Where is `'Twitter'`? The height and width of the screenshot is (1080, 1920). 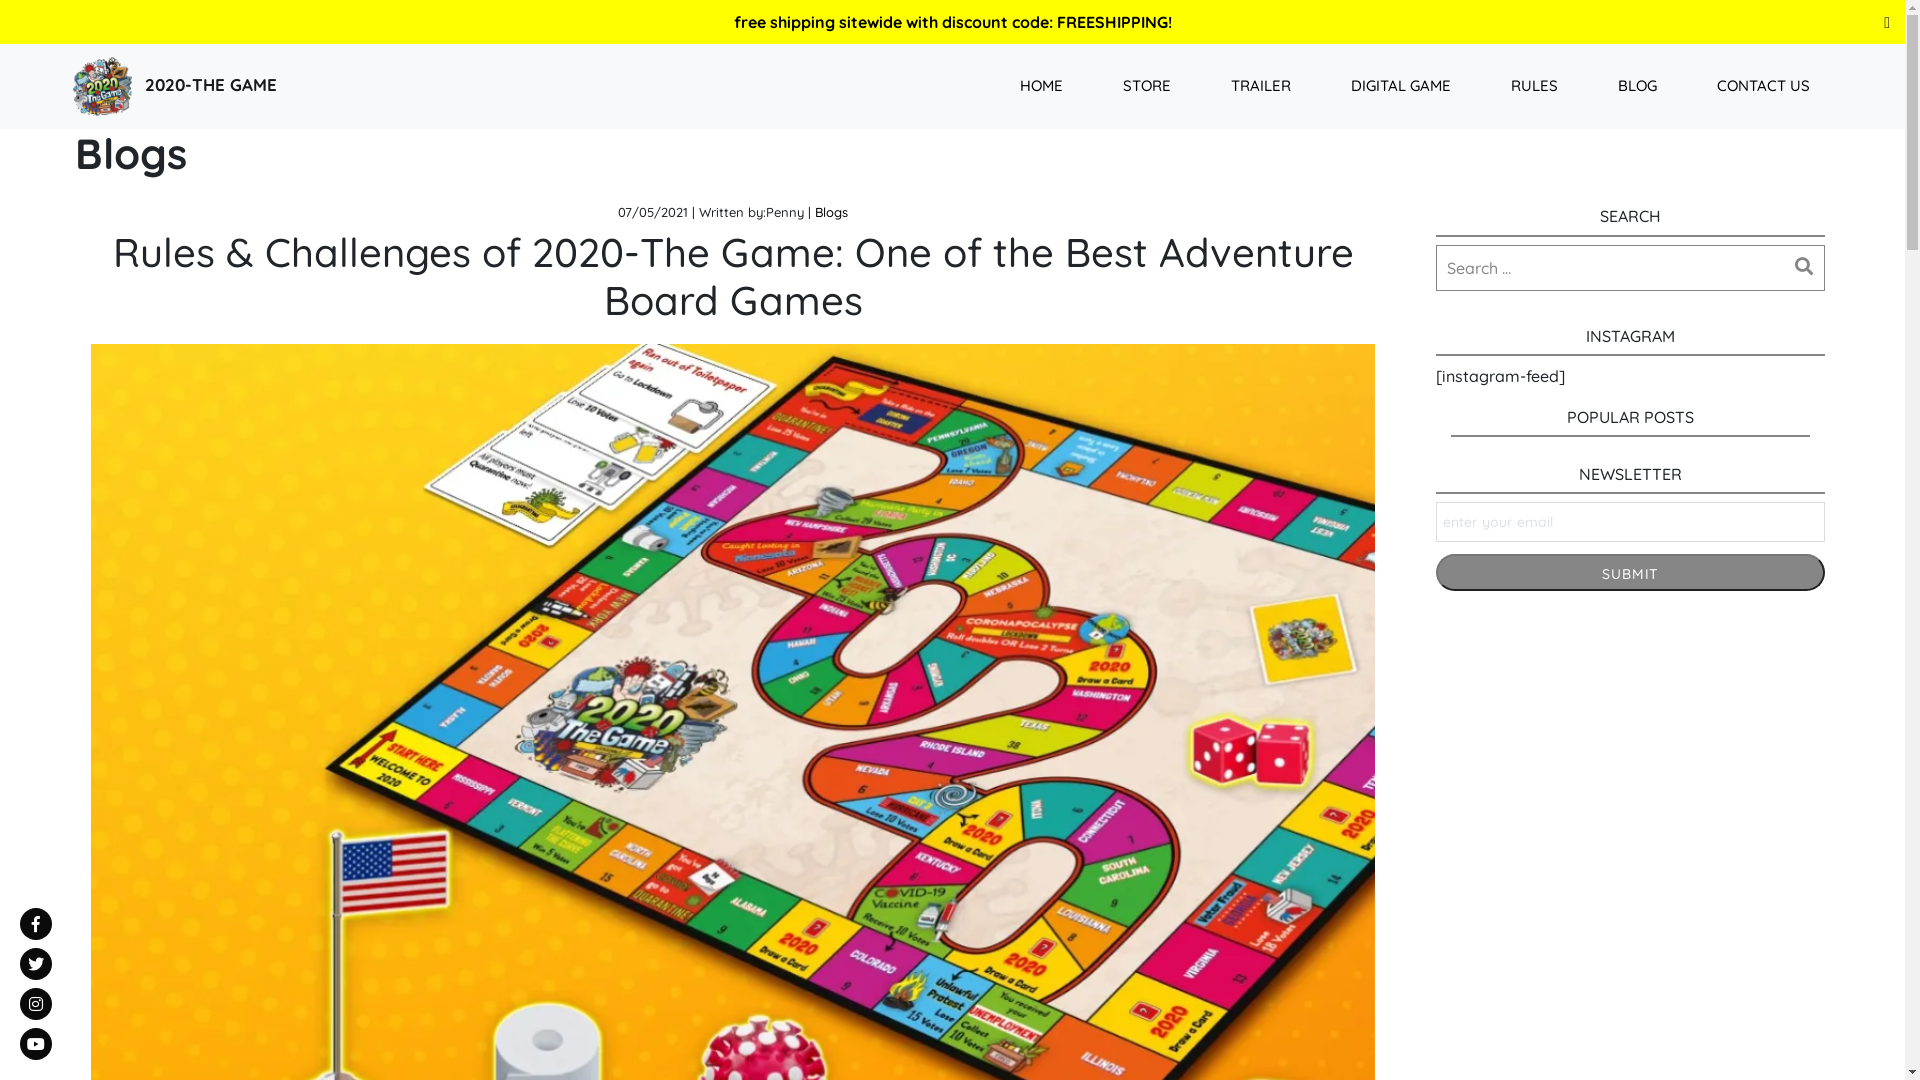 'Twitter' is located at coordinates (35, 963).